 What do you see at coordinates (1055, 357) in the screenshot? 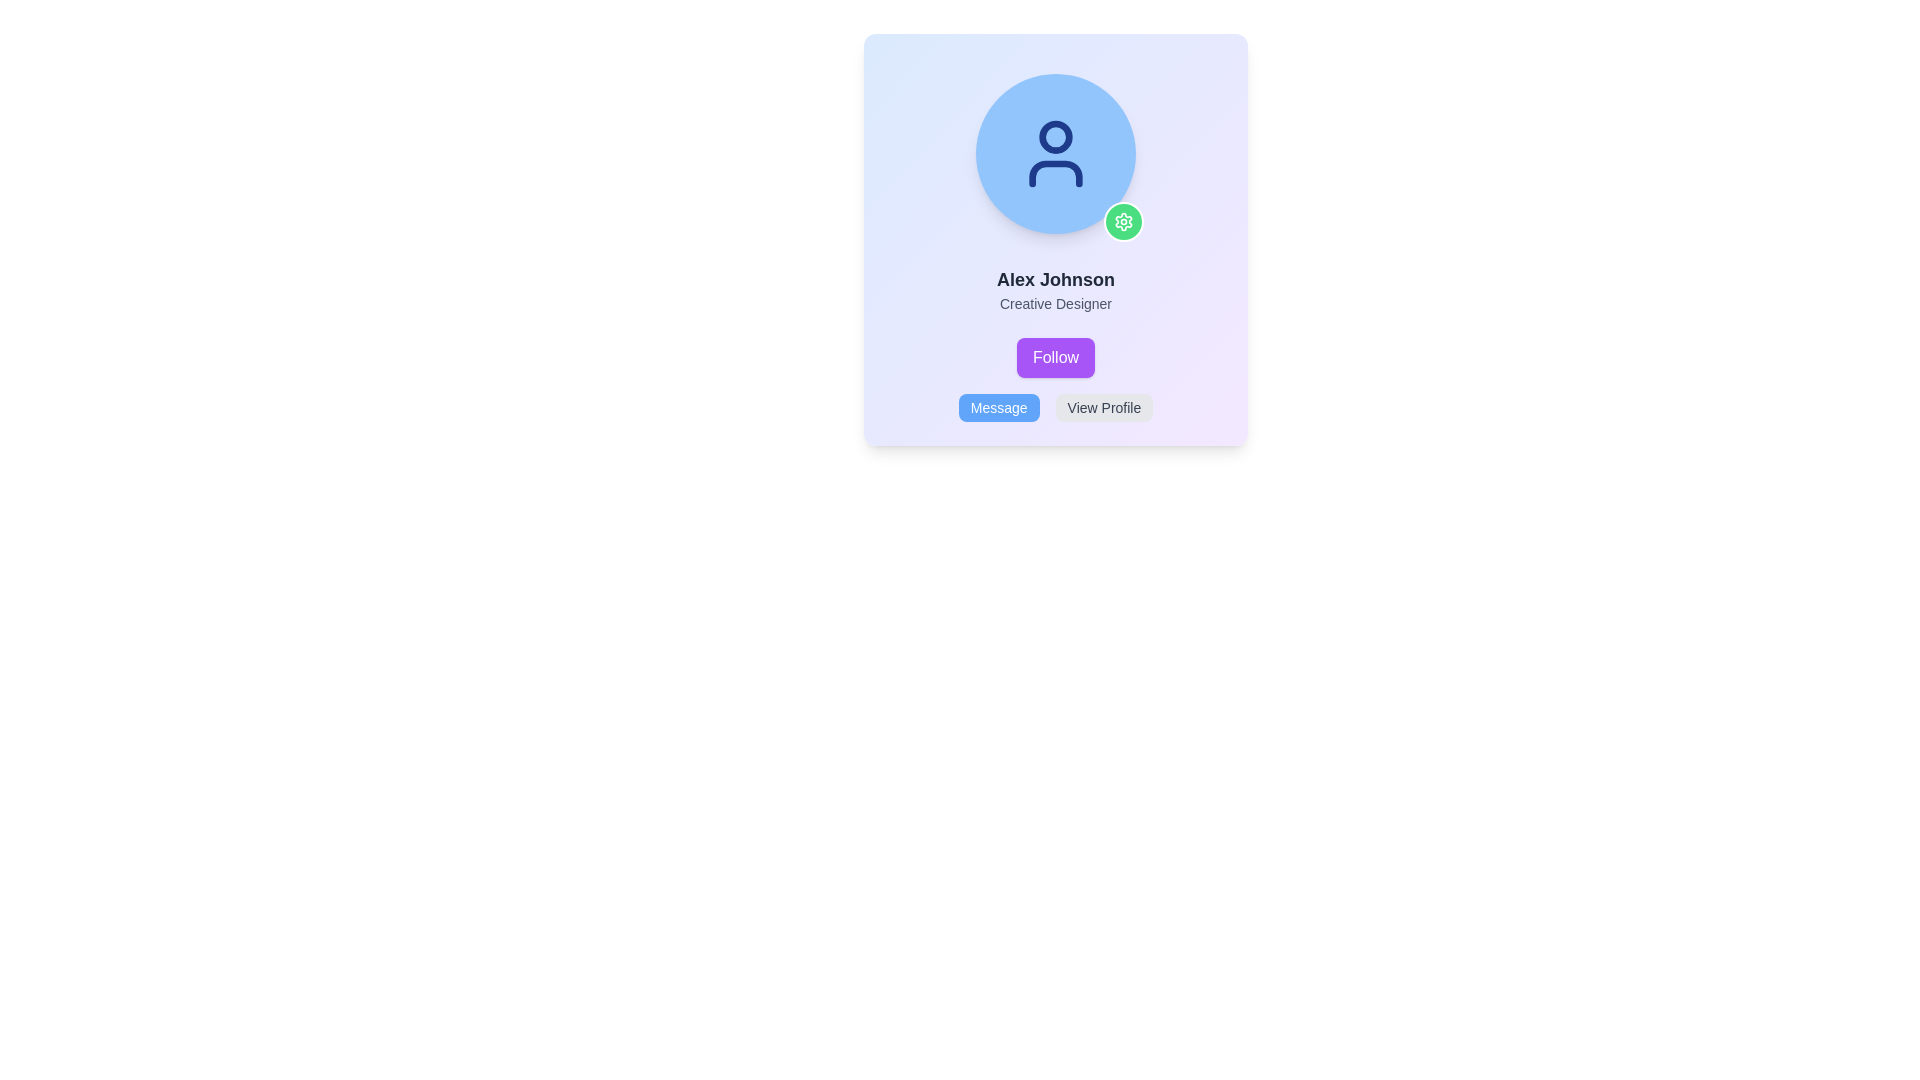
I see `the purple 'Follow' button with rounded corners and white text located at the center-bottom of the user profile card to follow the user` at bounding box center [1055, 357].